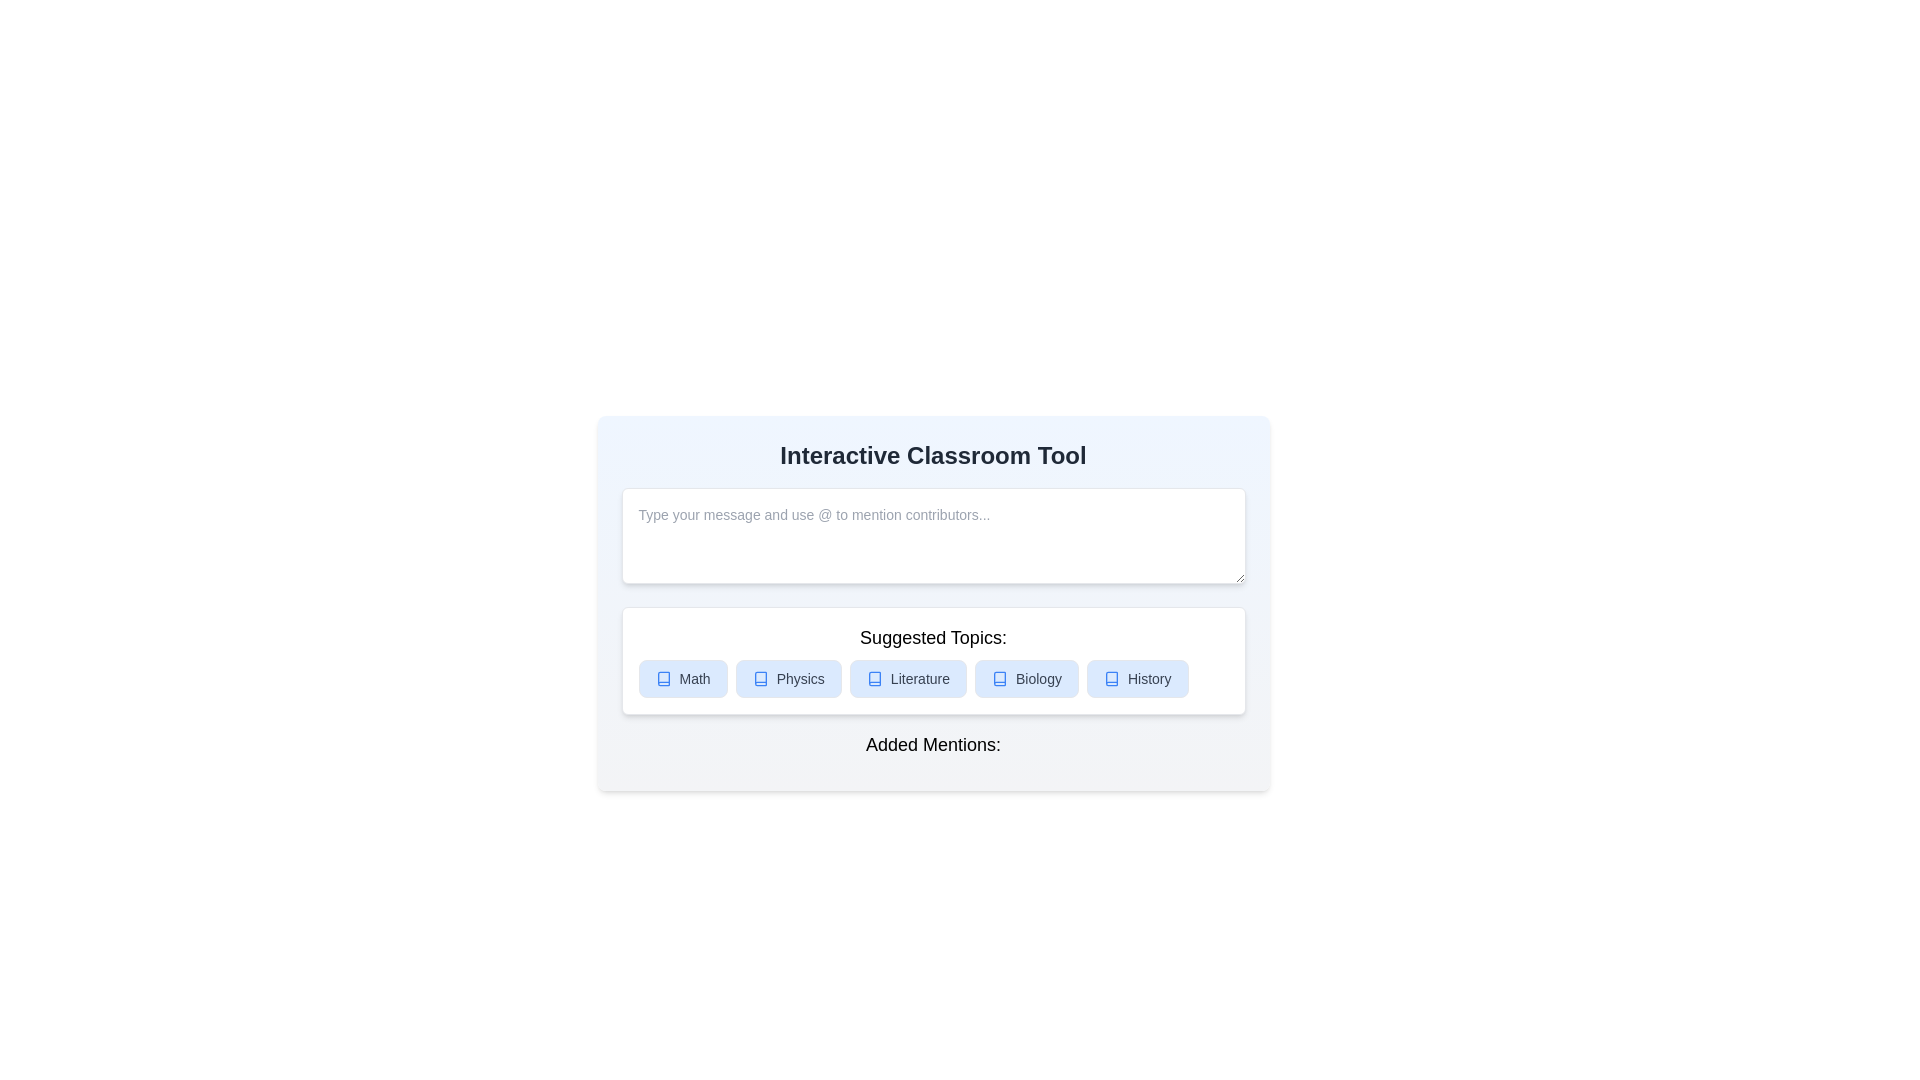 The width and height of the screenshot is (1920, 1080). Describe the element at coordinates (874, 677) in the screenshot. I see `the 'Literature' topic icon, which is a rounded rectangle button located to the left of the 'Literature' text label in the middle section of the interface` at that location.